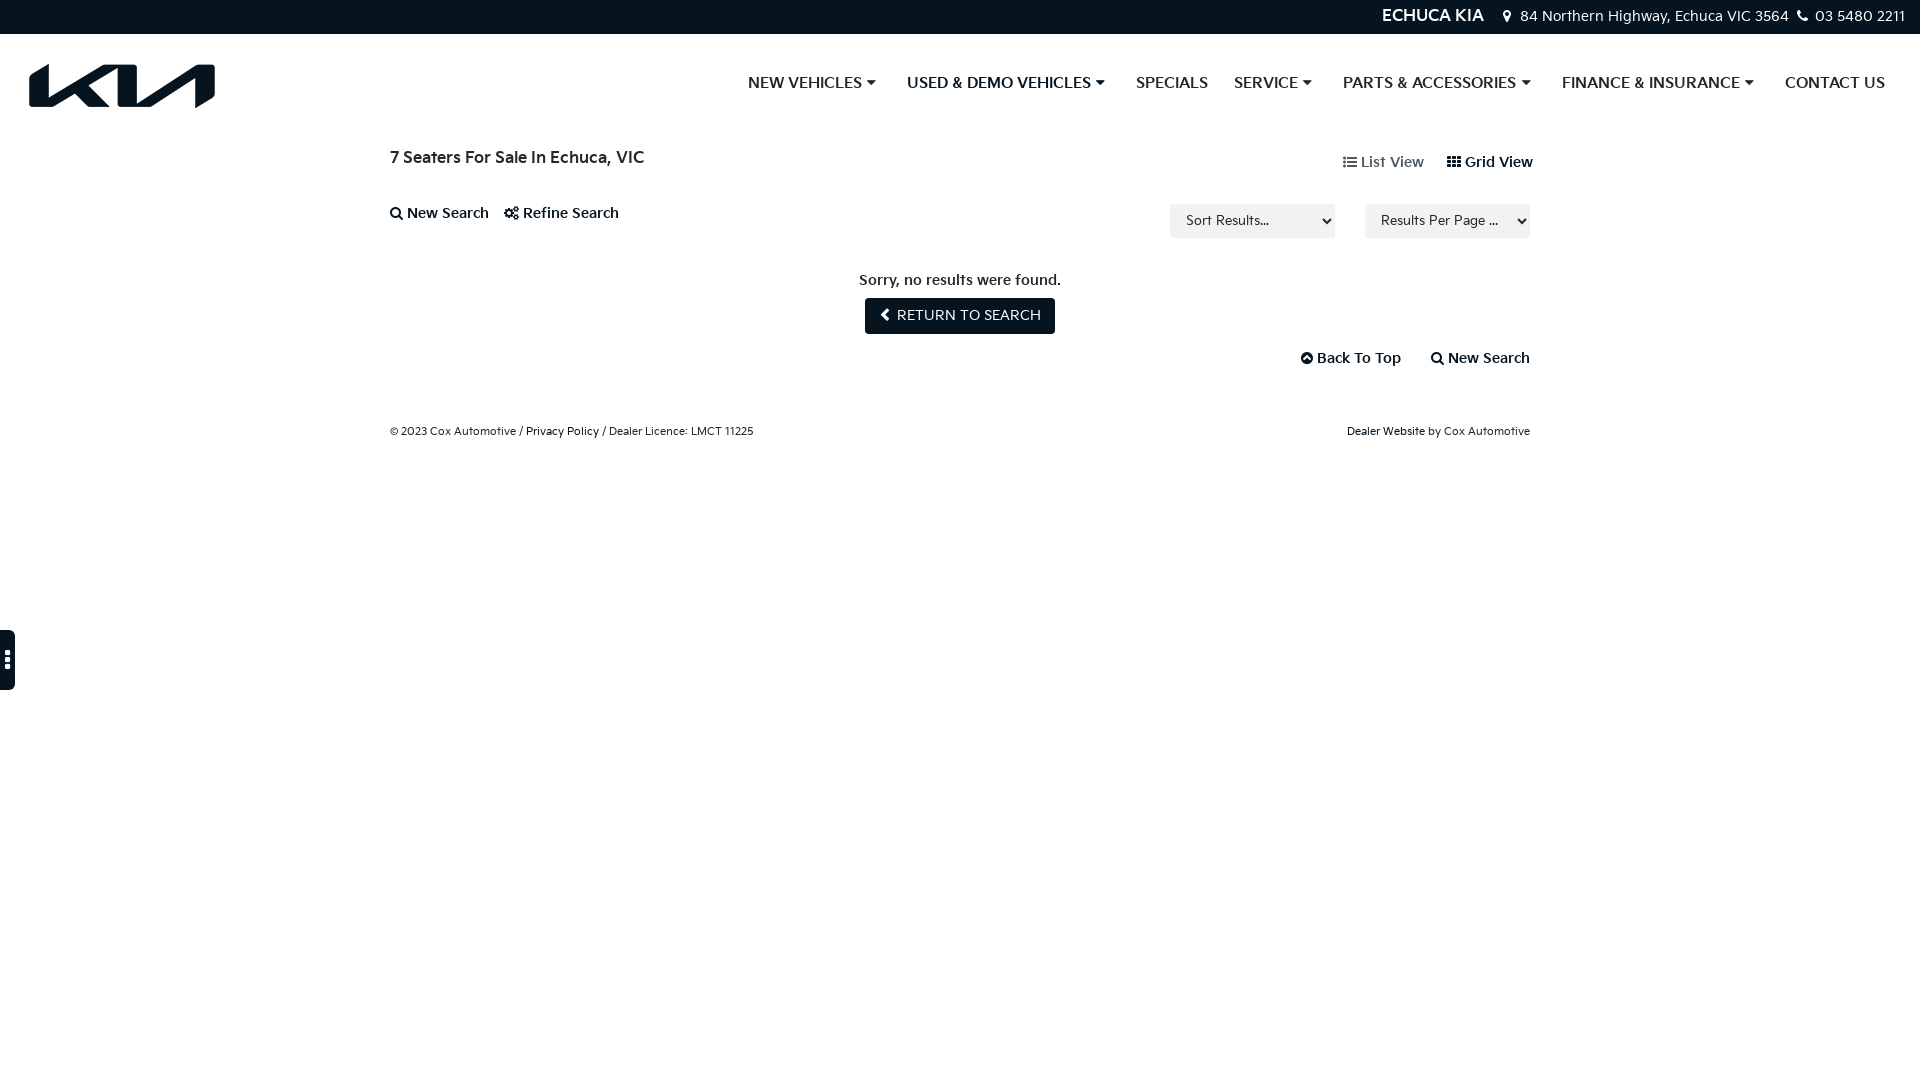 This screenshot has height=1080, width=1920. What do you see at coordinates (1660, 83) in the screenshot?
I see `'FINANCE & INSURANCE'` at bounding box center [1660, 83].